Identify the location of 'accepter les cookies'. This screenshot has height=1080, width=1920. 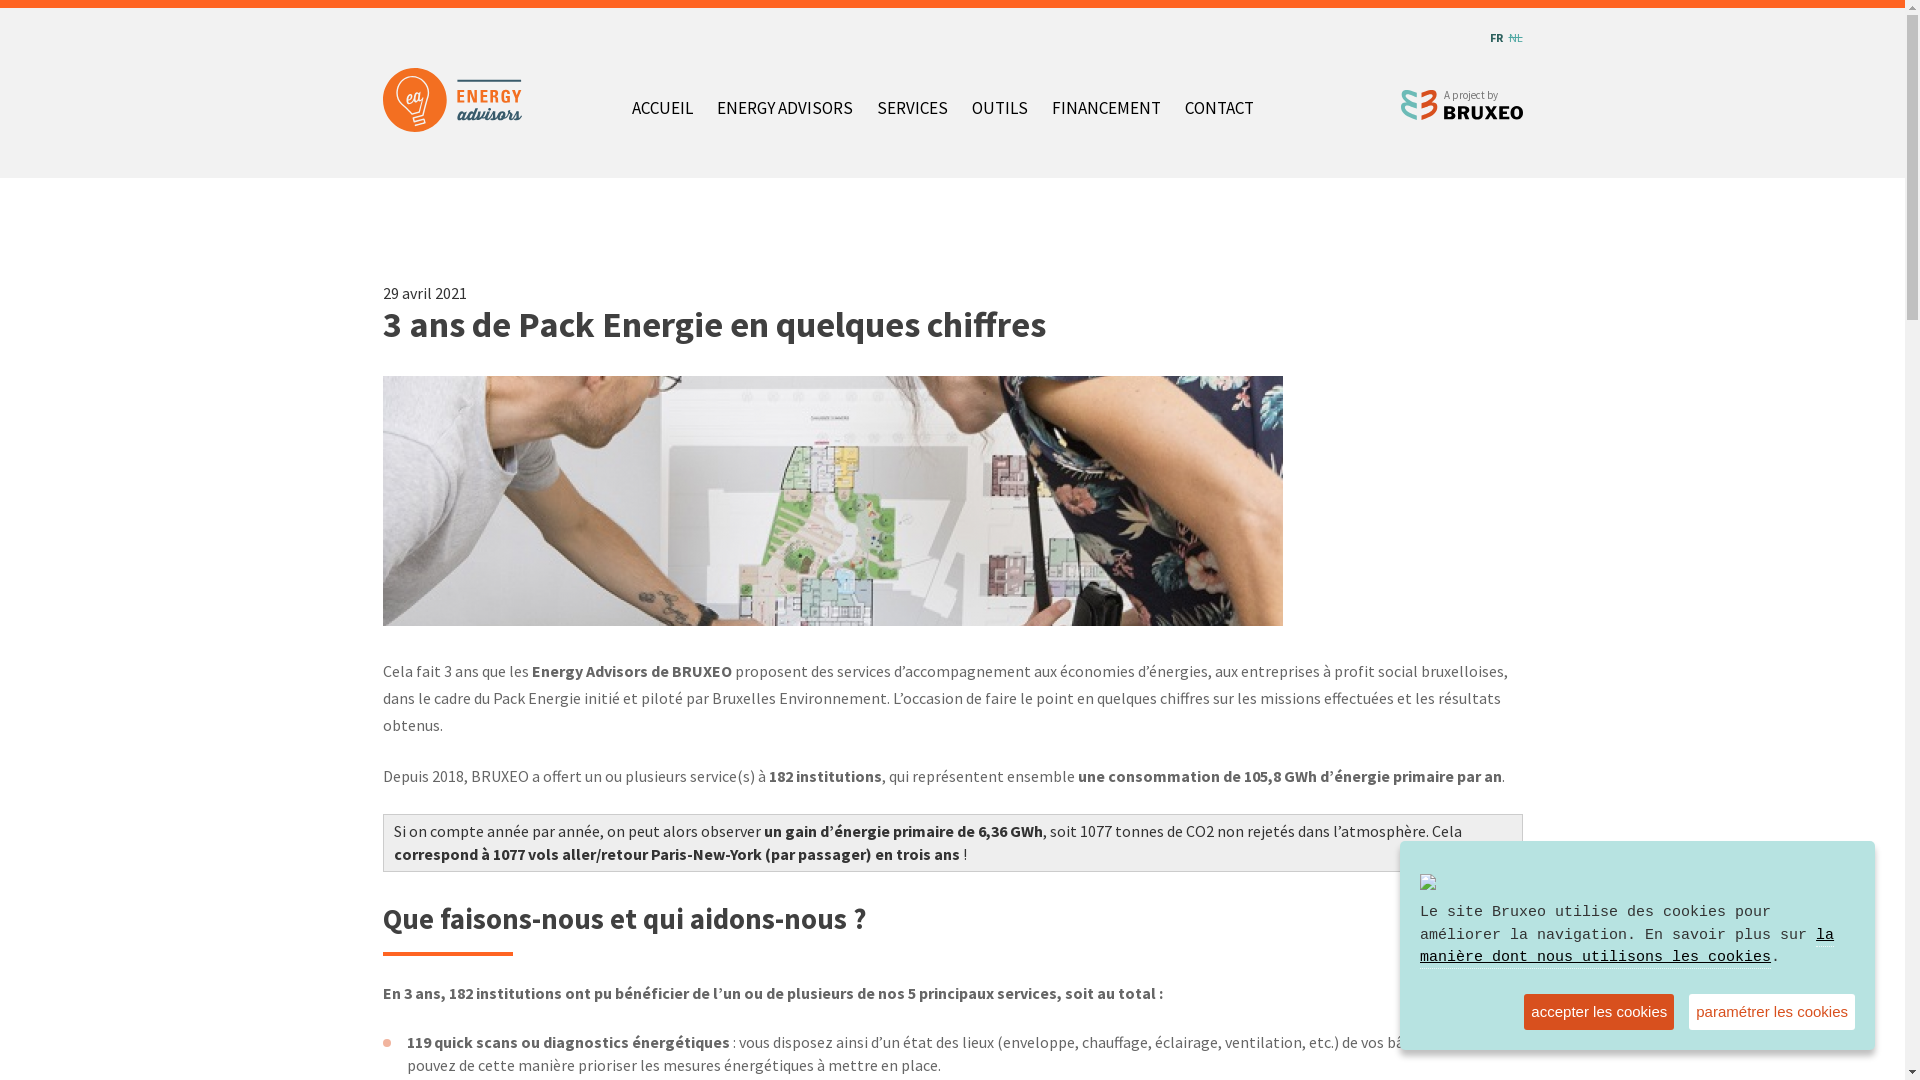
(1597, 1012).